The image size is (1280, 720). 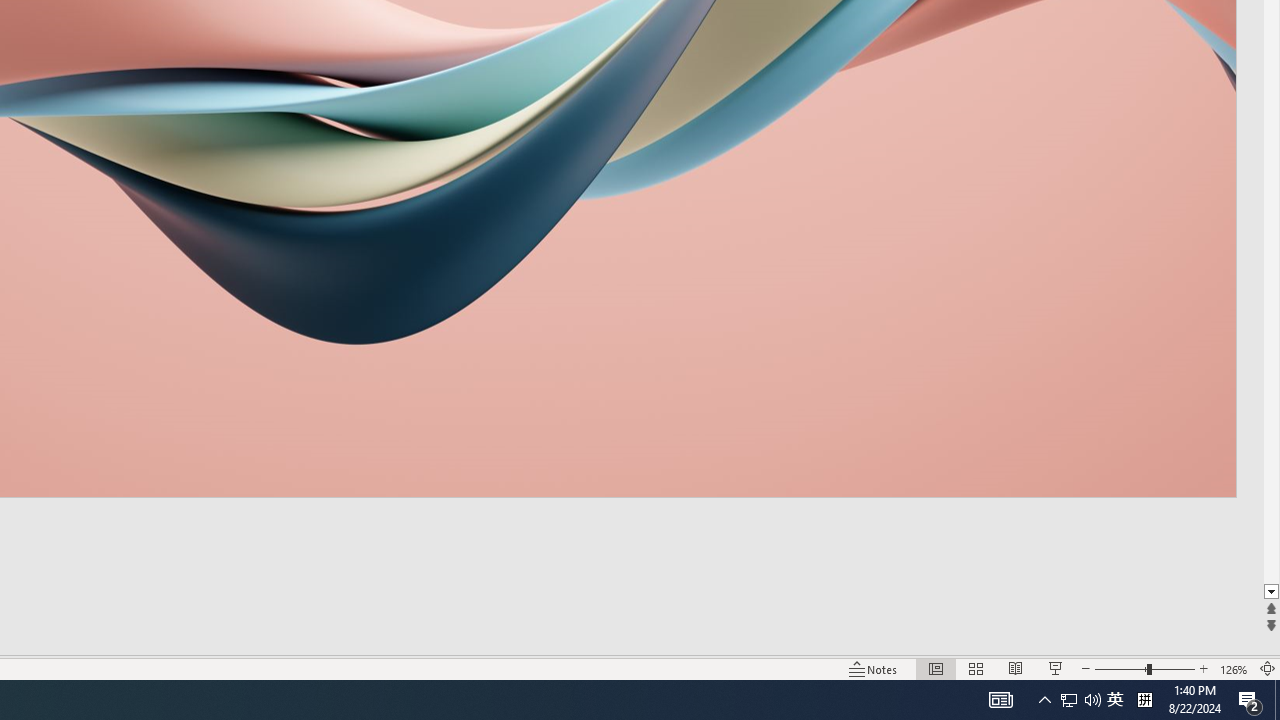 I want to click on 'Zoom 126%', so click(x=1233, y=669).